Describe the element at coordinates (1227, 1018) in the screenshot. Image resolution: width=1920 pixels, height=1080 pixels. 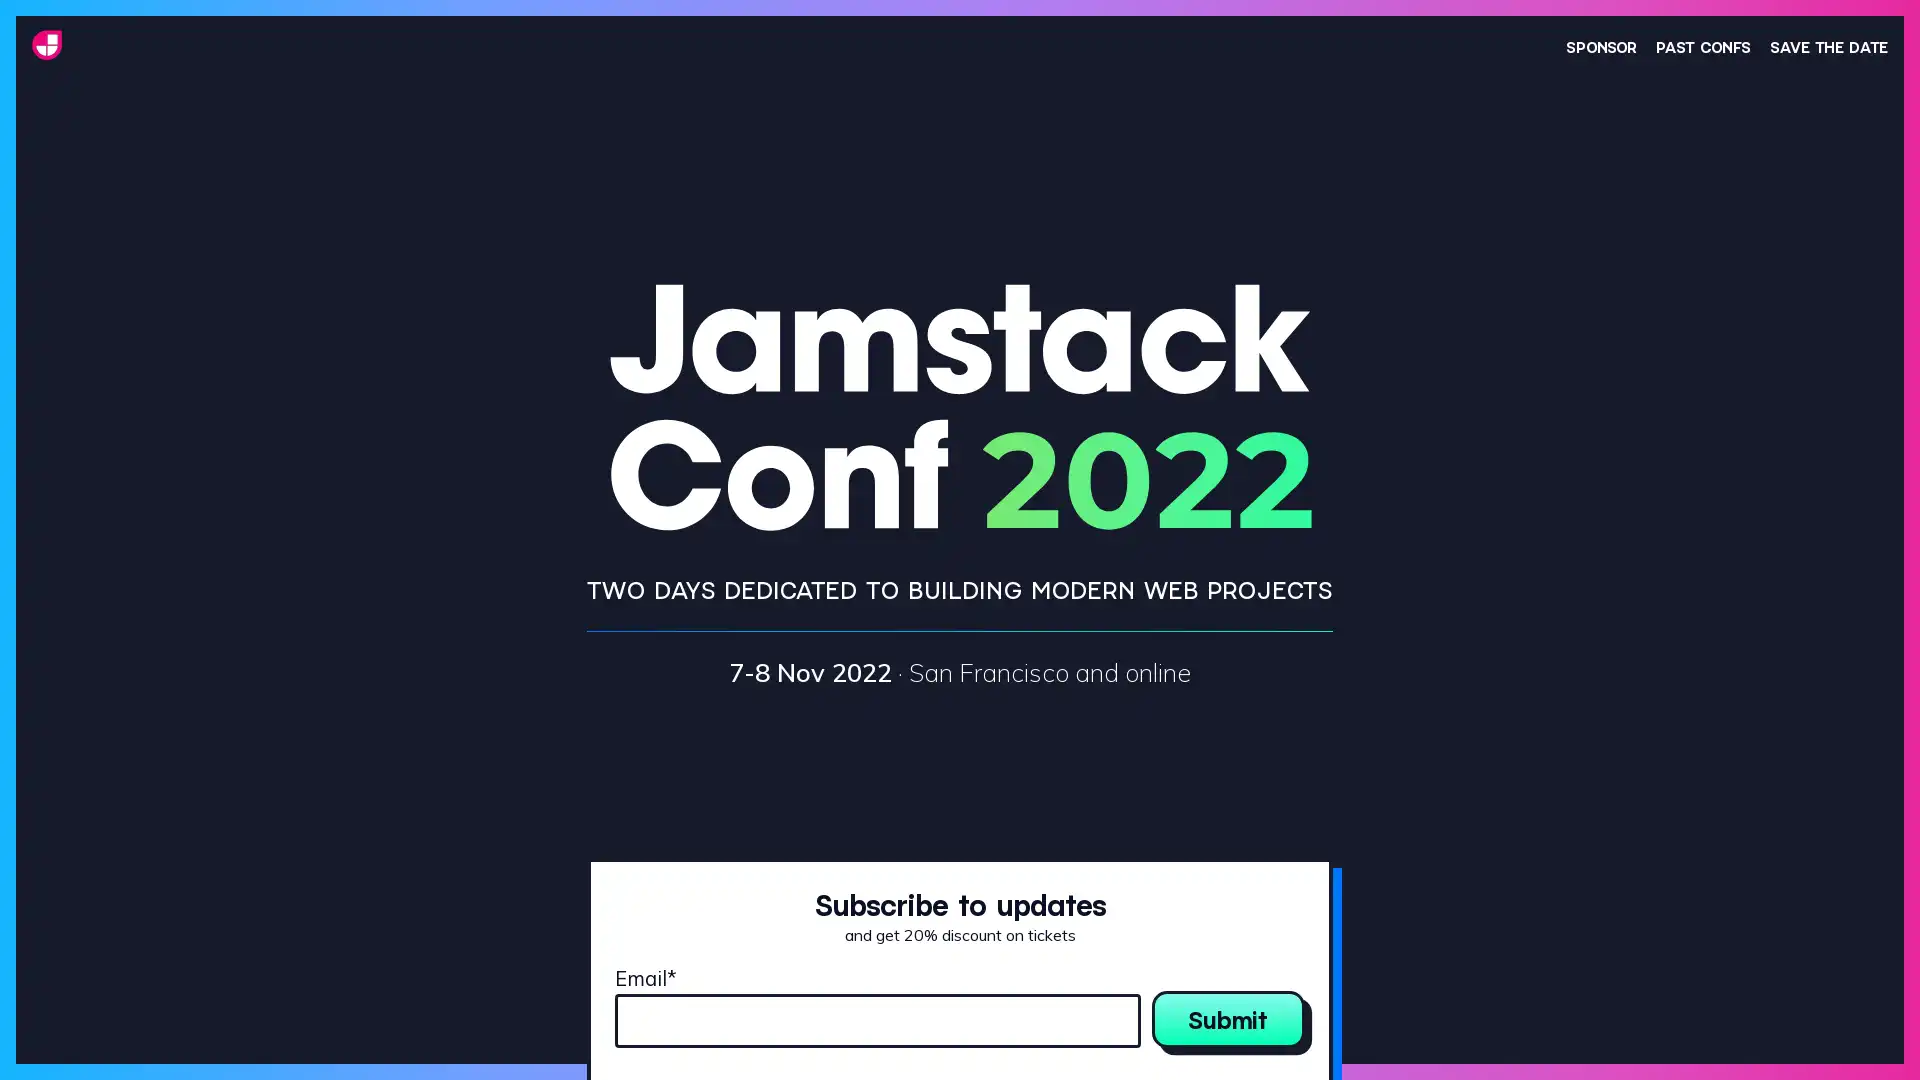
I see `Submit` at that location.